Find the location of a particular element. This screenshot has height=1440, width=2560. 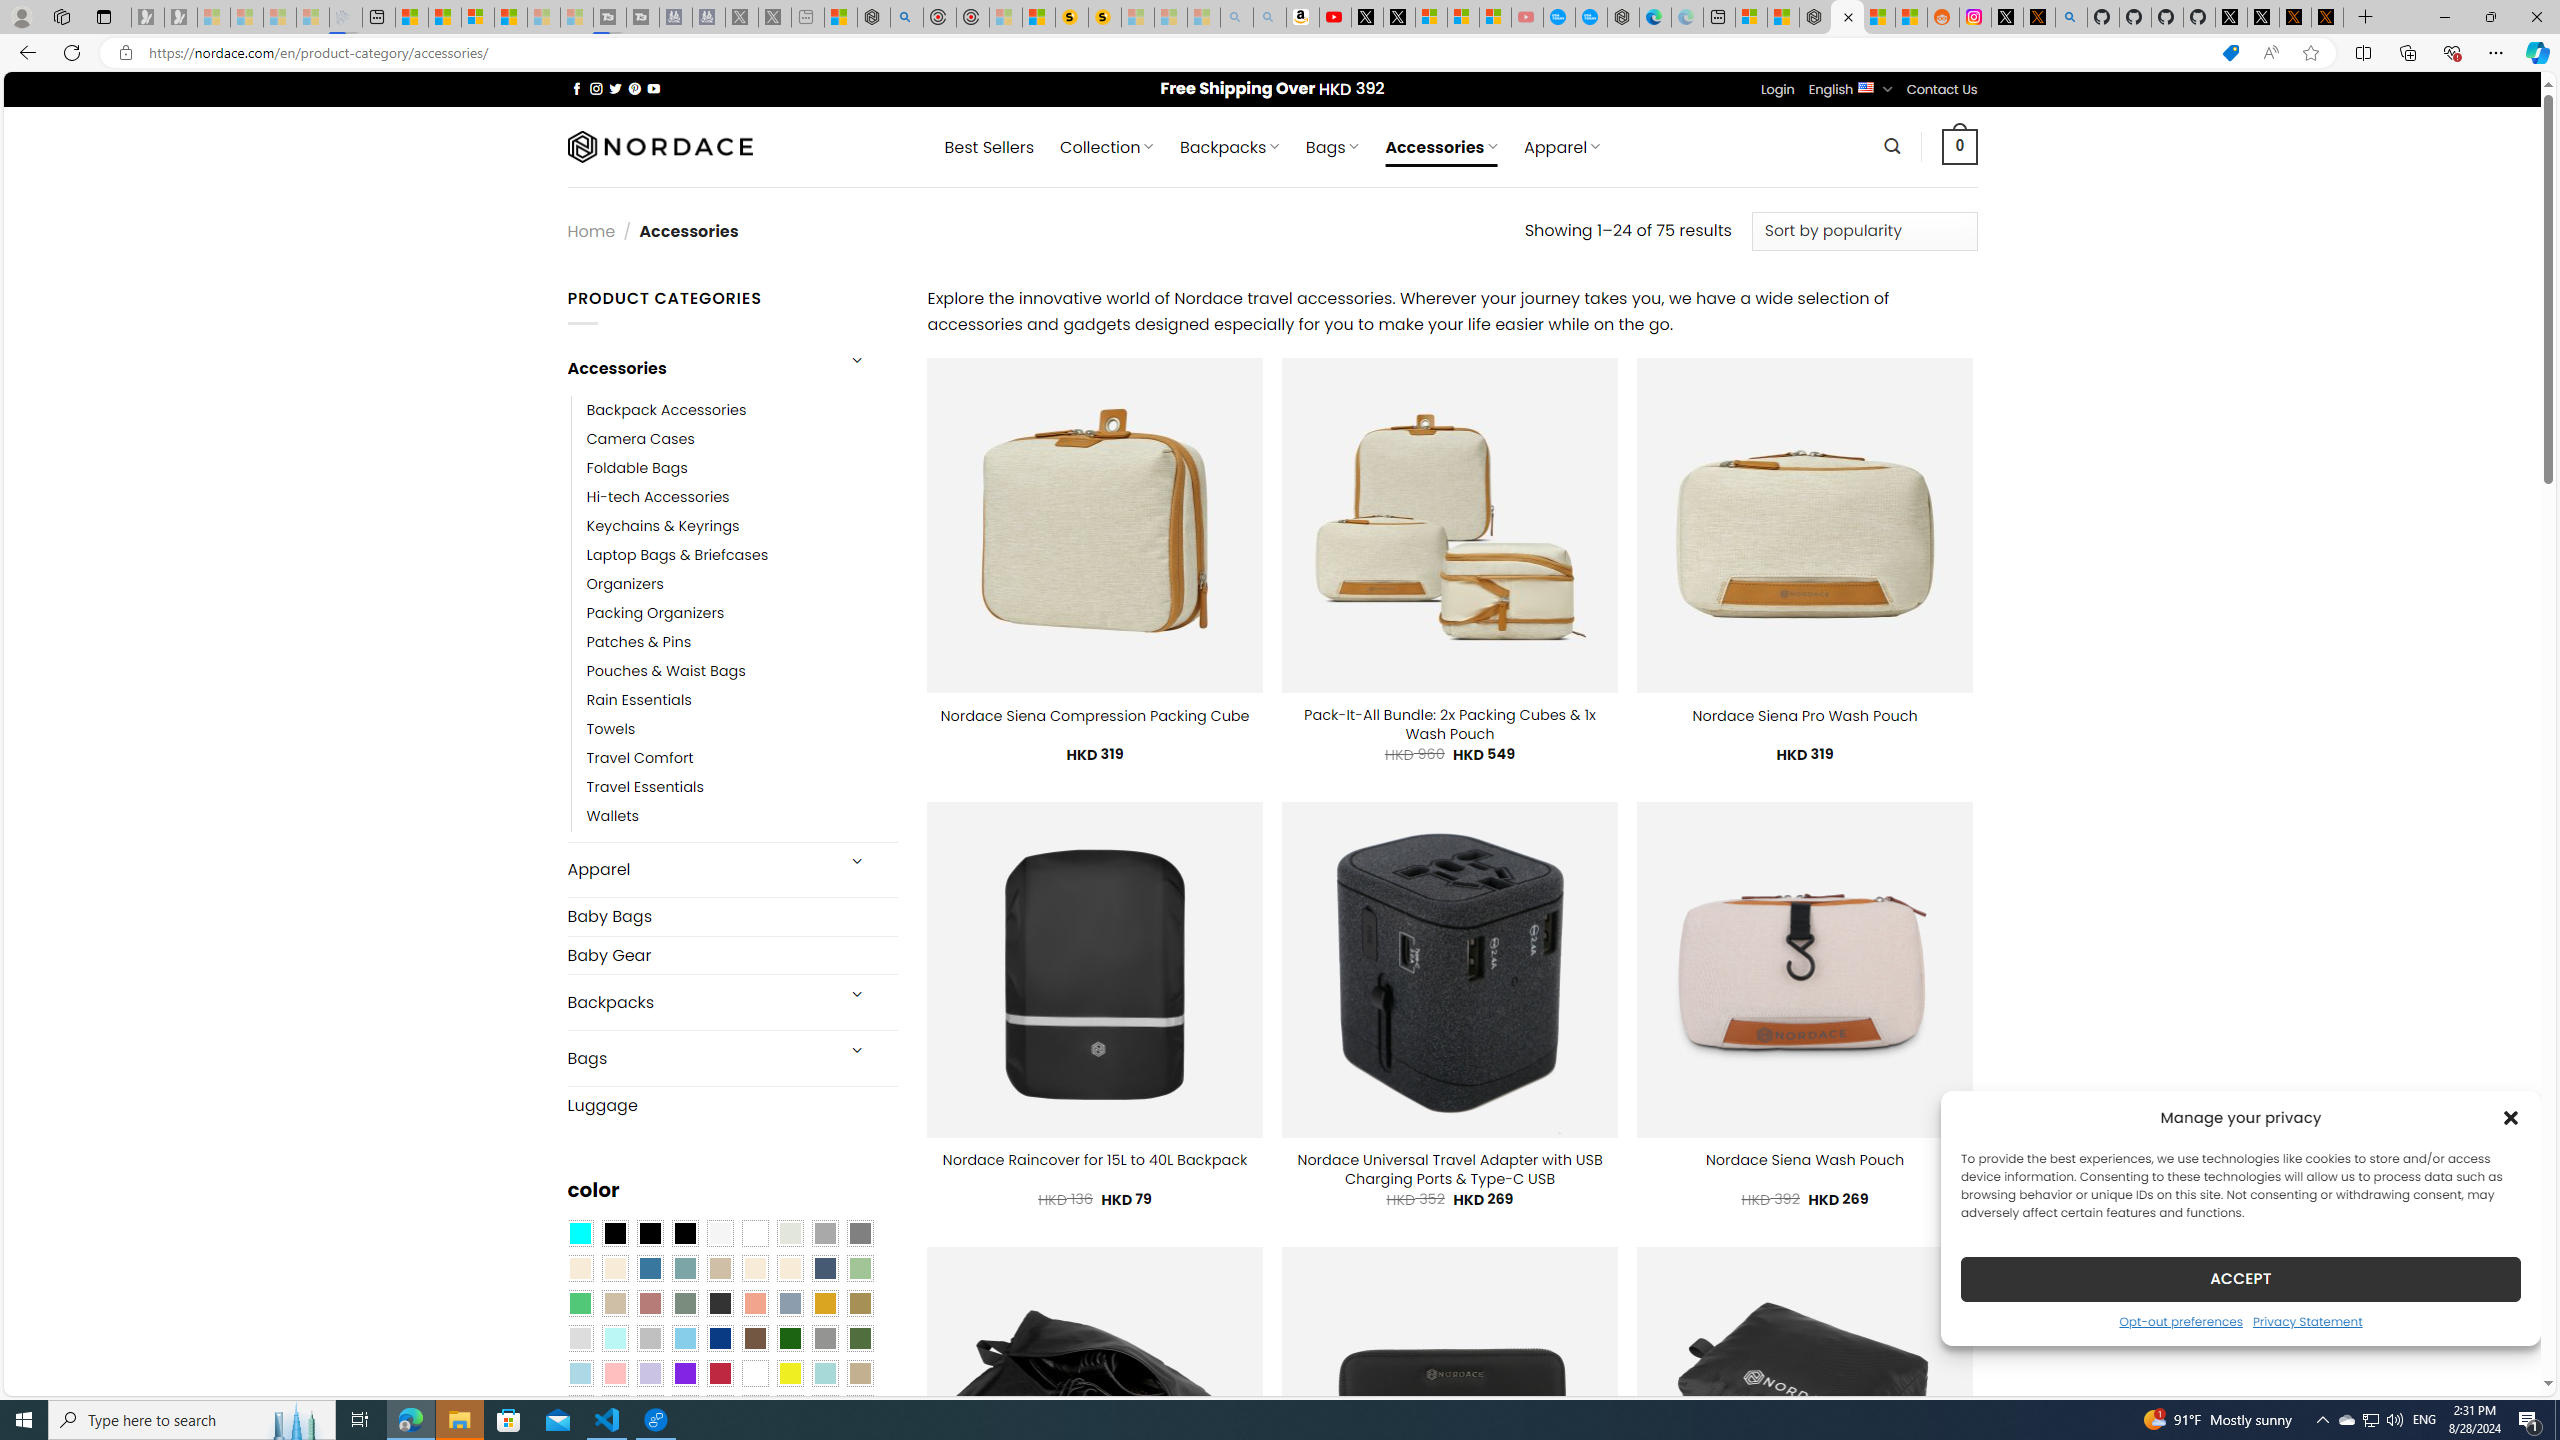

'Nordace - Best Sellers' is located at coordinates (1815, 16).